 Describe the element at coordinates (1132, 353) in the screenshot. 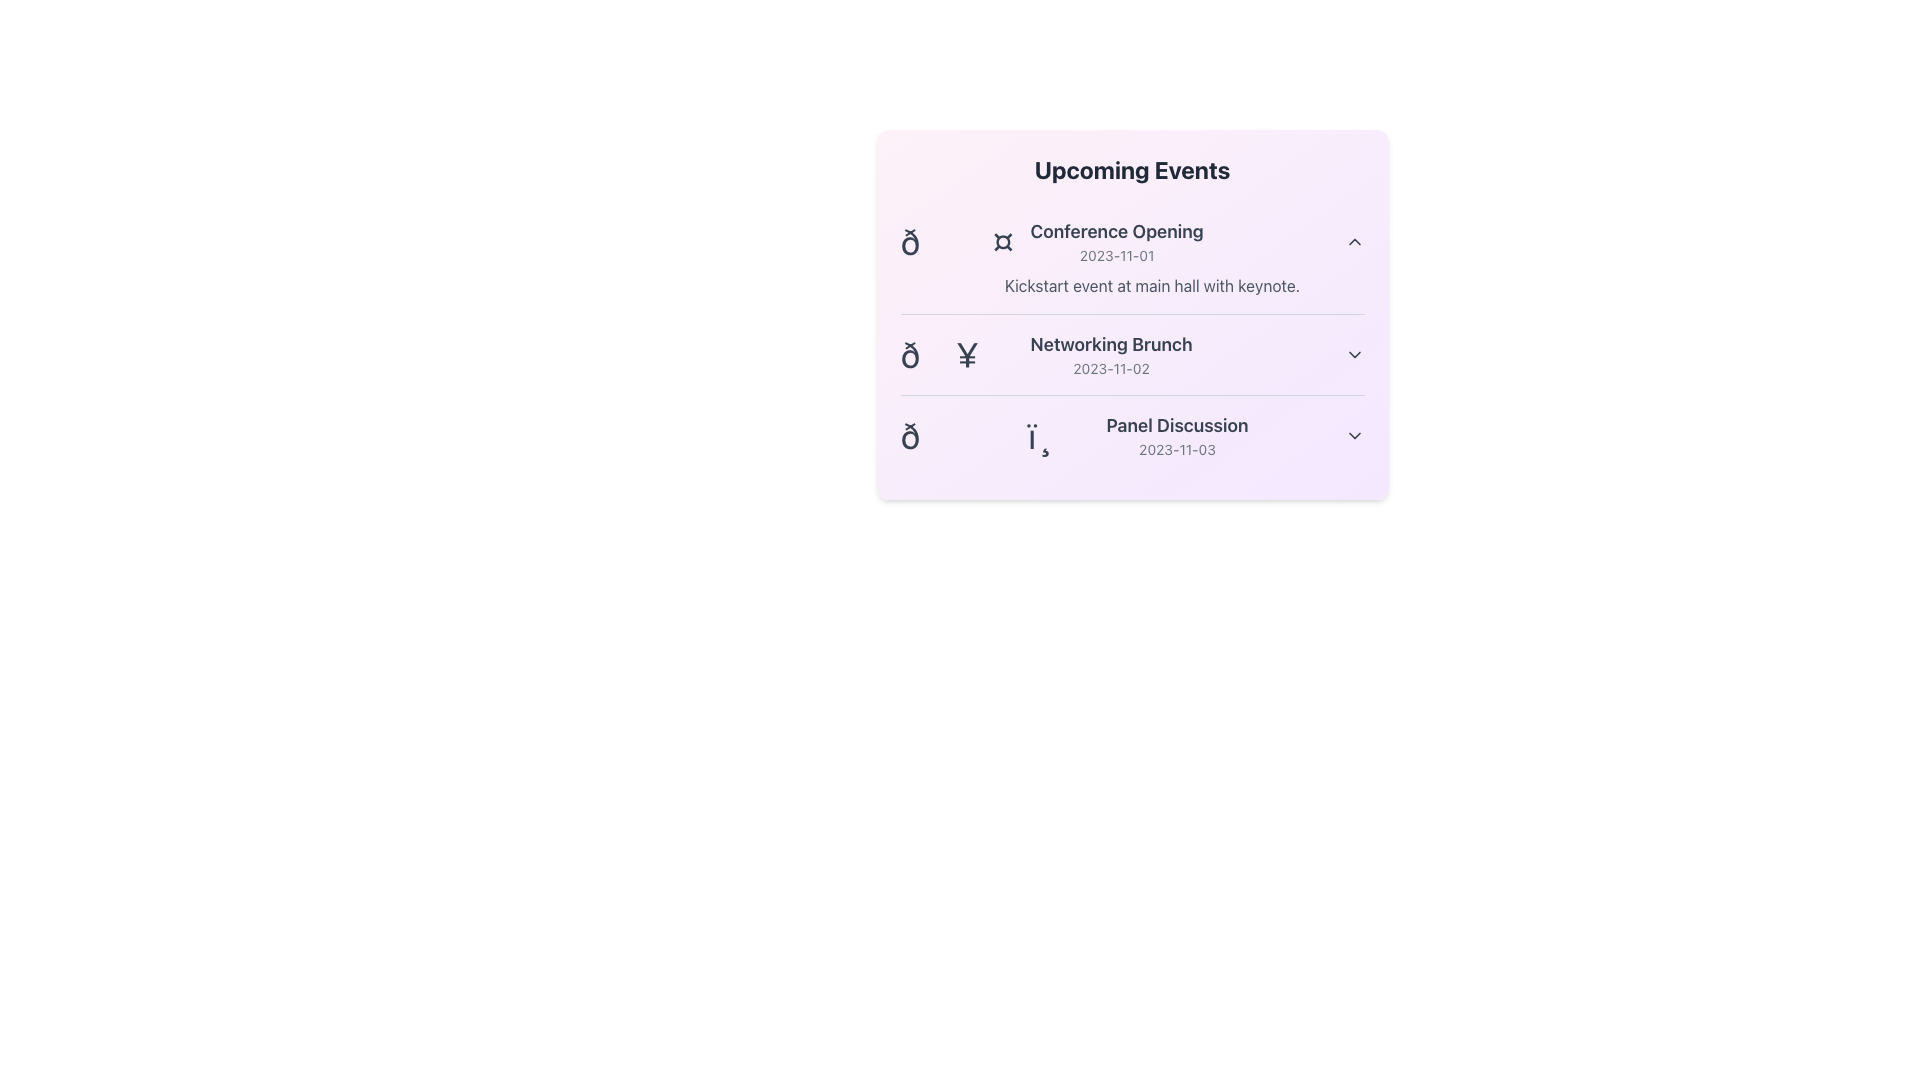

I see `the interactive arrow icon on the 'Networking Brunch' event` at that location.